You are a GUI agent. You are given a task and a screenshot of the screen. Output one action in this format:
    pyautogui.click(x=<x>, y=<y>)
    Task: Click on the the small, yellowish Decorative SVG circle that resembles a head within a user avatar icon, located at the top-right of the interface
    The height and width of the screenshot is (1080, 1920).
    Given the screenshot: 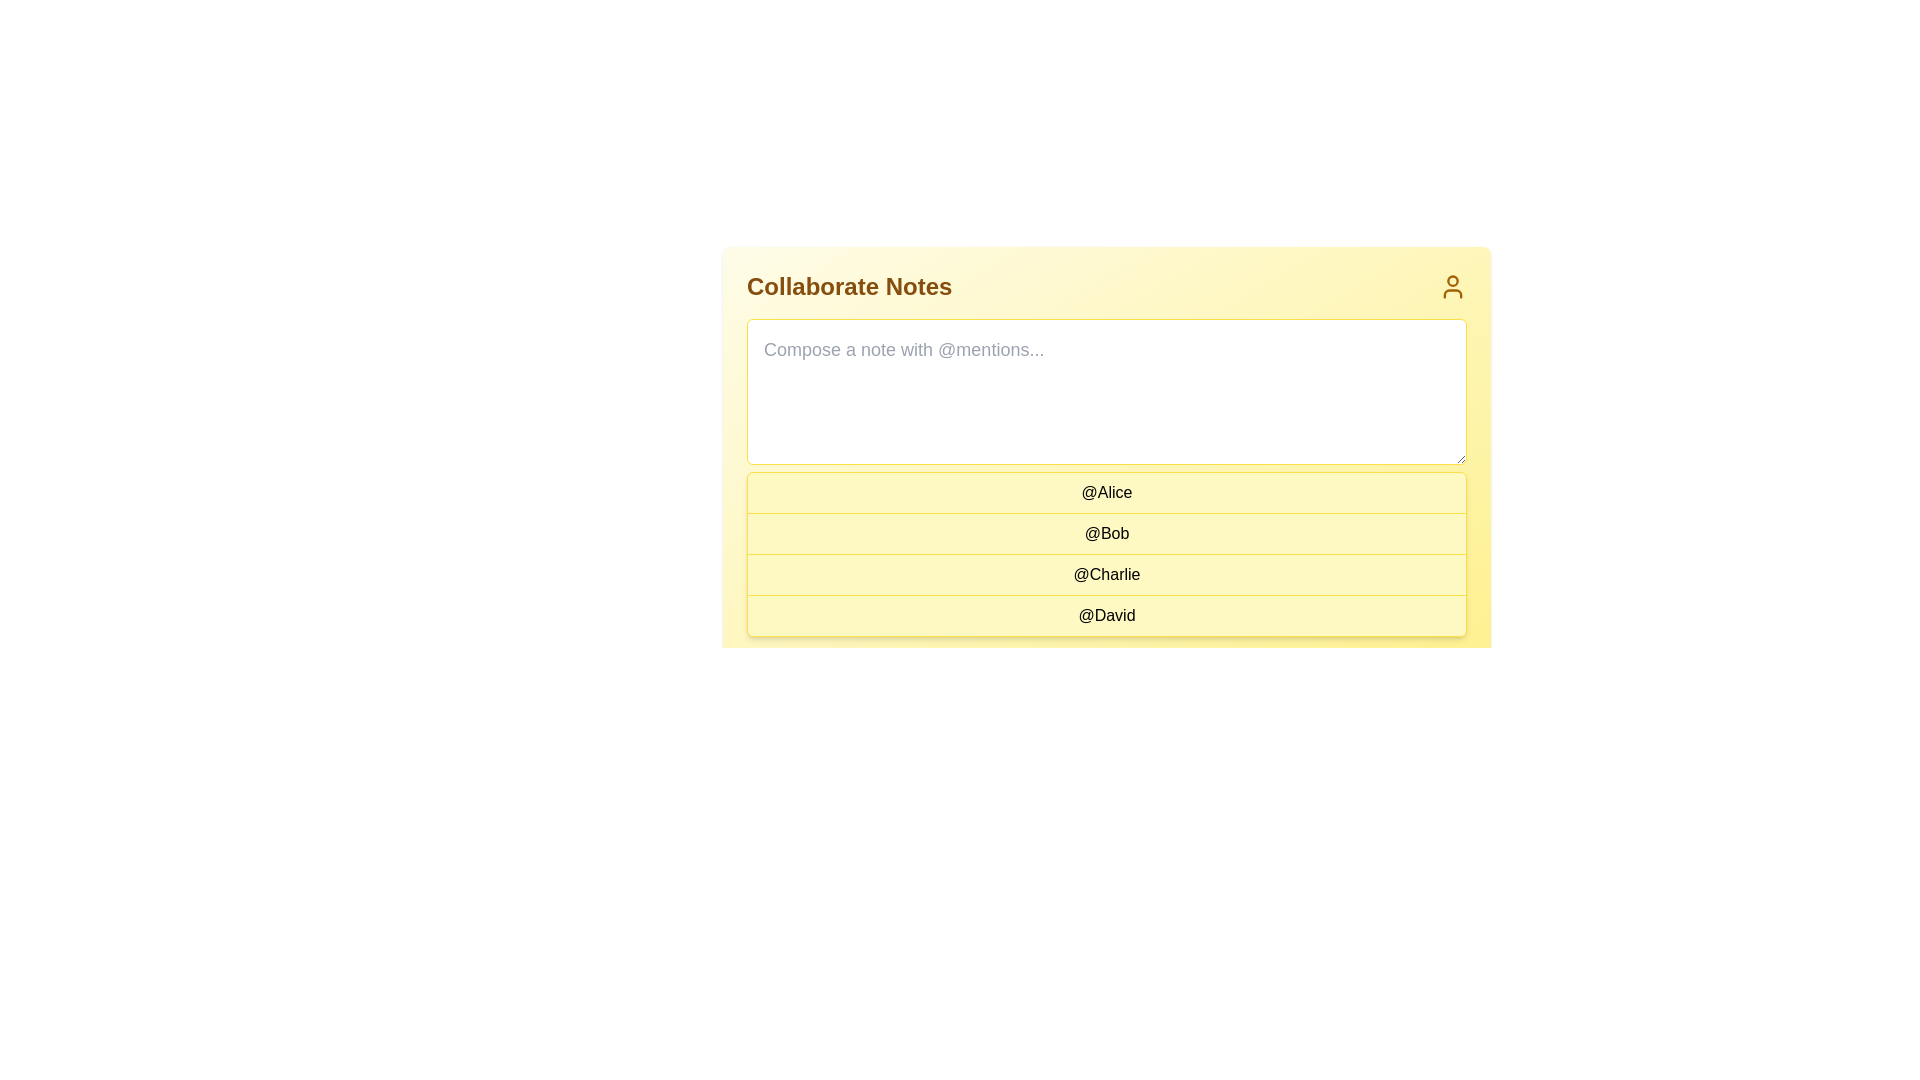 What is the action you would take?
    pyautogui.click(x=1453, y=281)
    